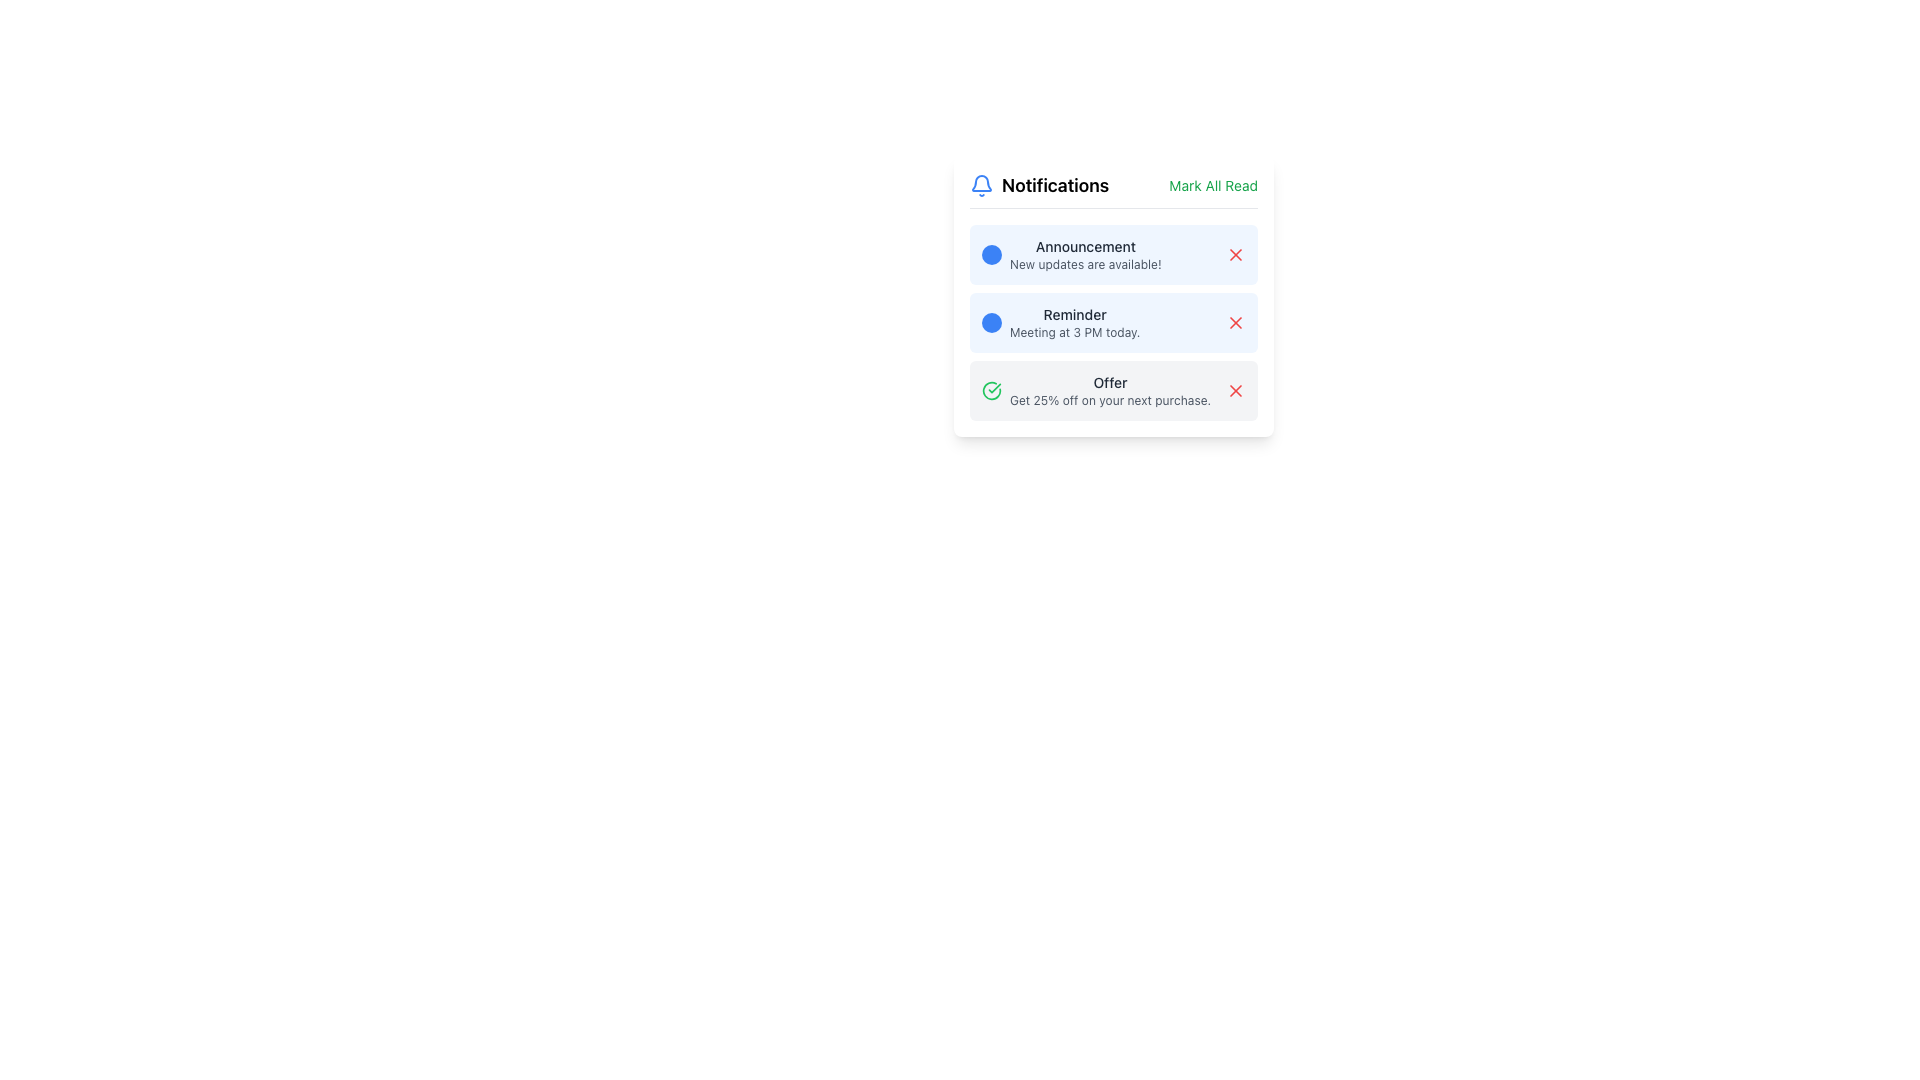 The image size is (1920, 1080). What do you see at coordinates (992, 390) in the screenshot?
I see `the success indicator icon located on the left side of the 'Offer' notification, which marks the notification as read, adjacent to the text 'Offer Get 25% off on your next purchase.'` at bounding box center [992, 390].